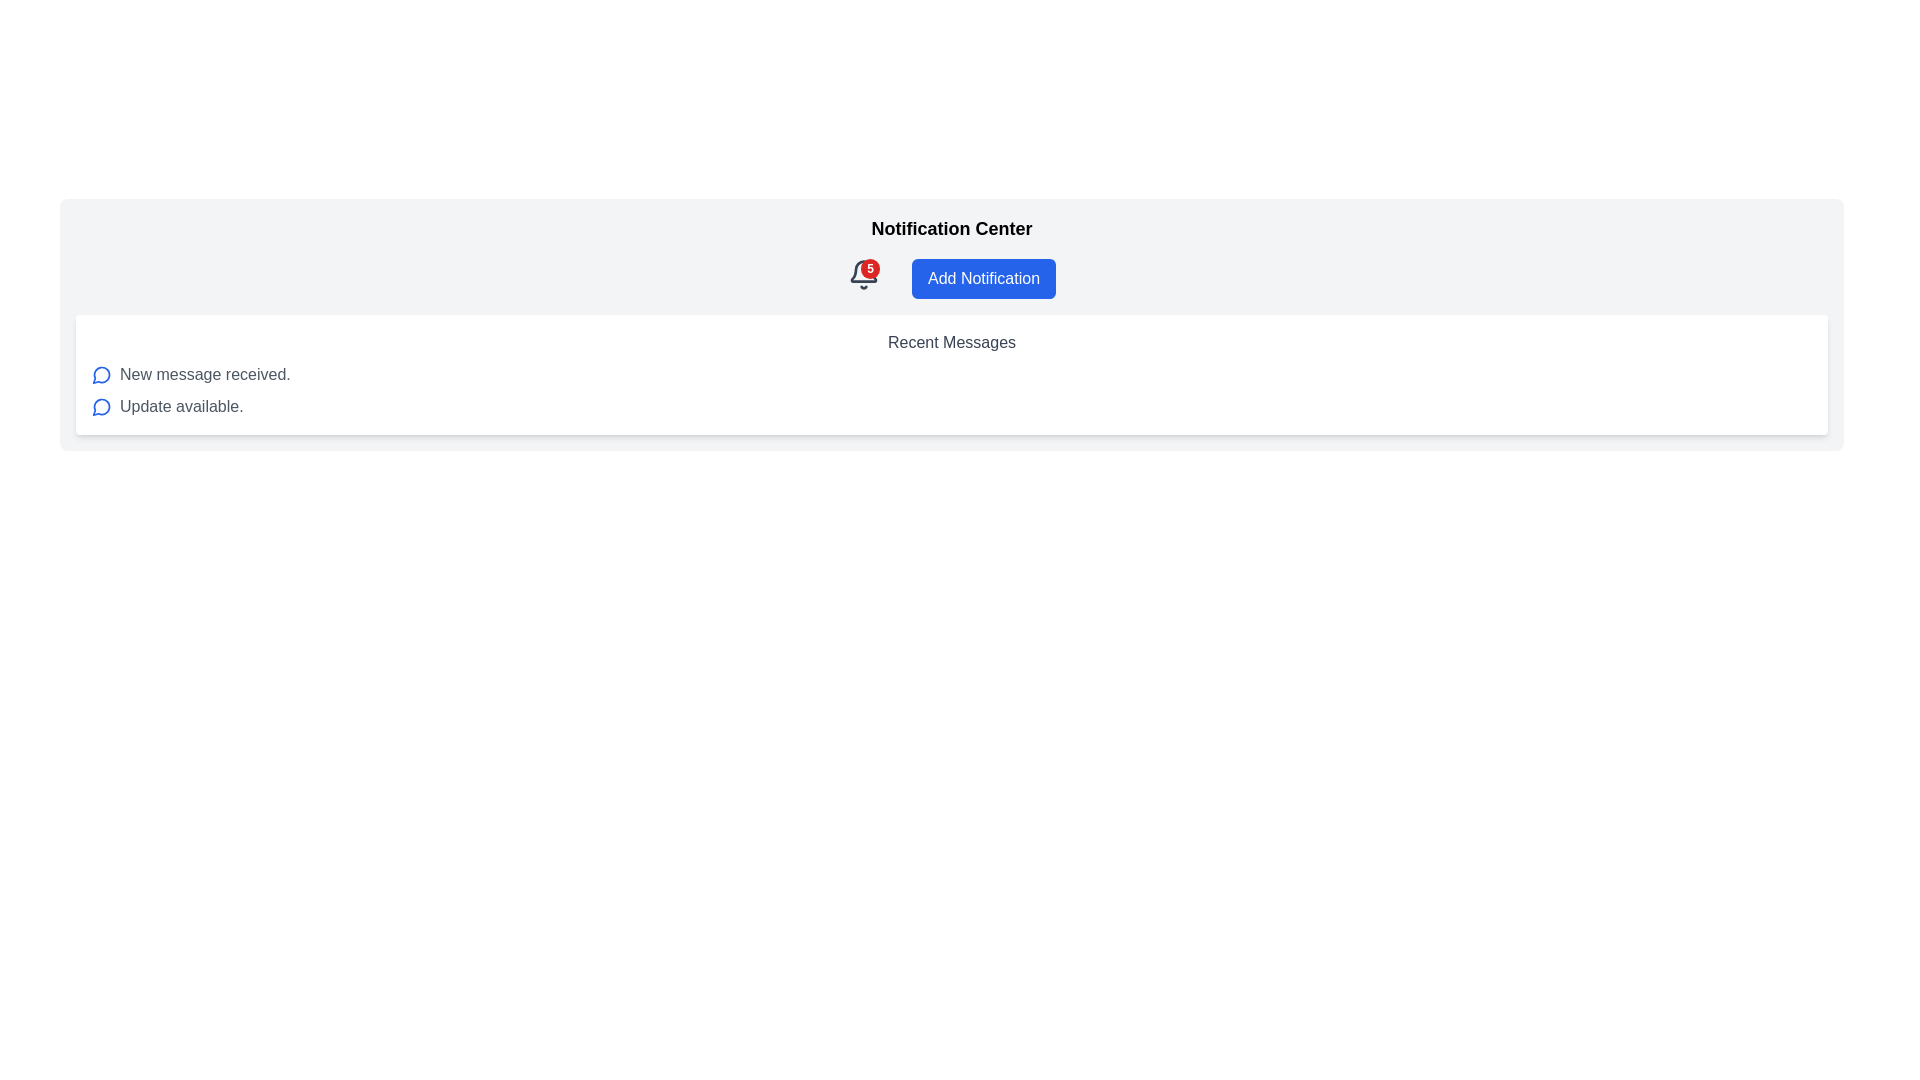 The width and height of the screenshot is (1920, 1080). I want to click on the notification icon located in the 'Notification Center' area, so click(100, 375).